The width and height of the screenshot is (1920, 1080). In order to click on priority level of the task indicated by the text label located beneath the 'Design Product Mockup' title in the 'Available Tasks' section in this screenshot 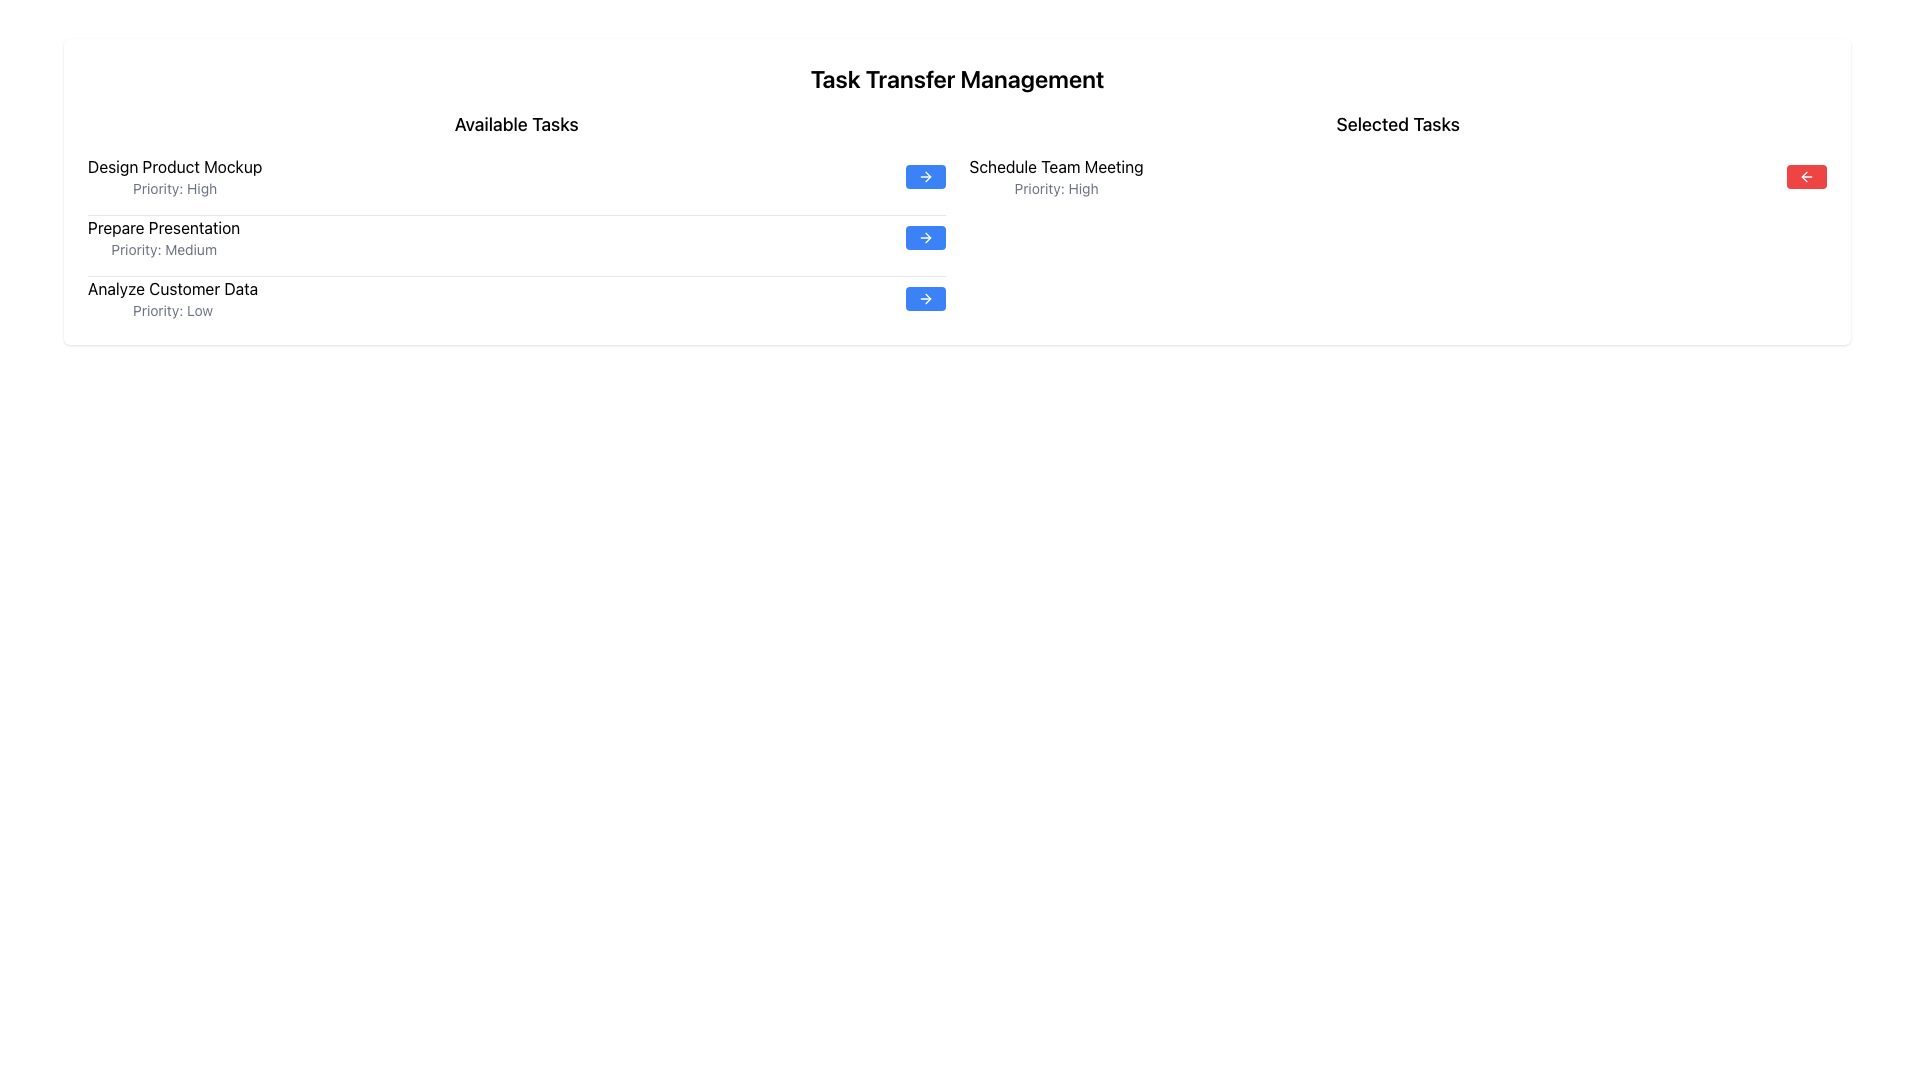, I will do `click(175, 189)`.